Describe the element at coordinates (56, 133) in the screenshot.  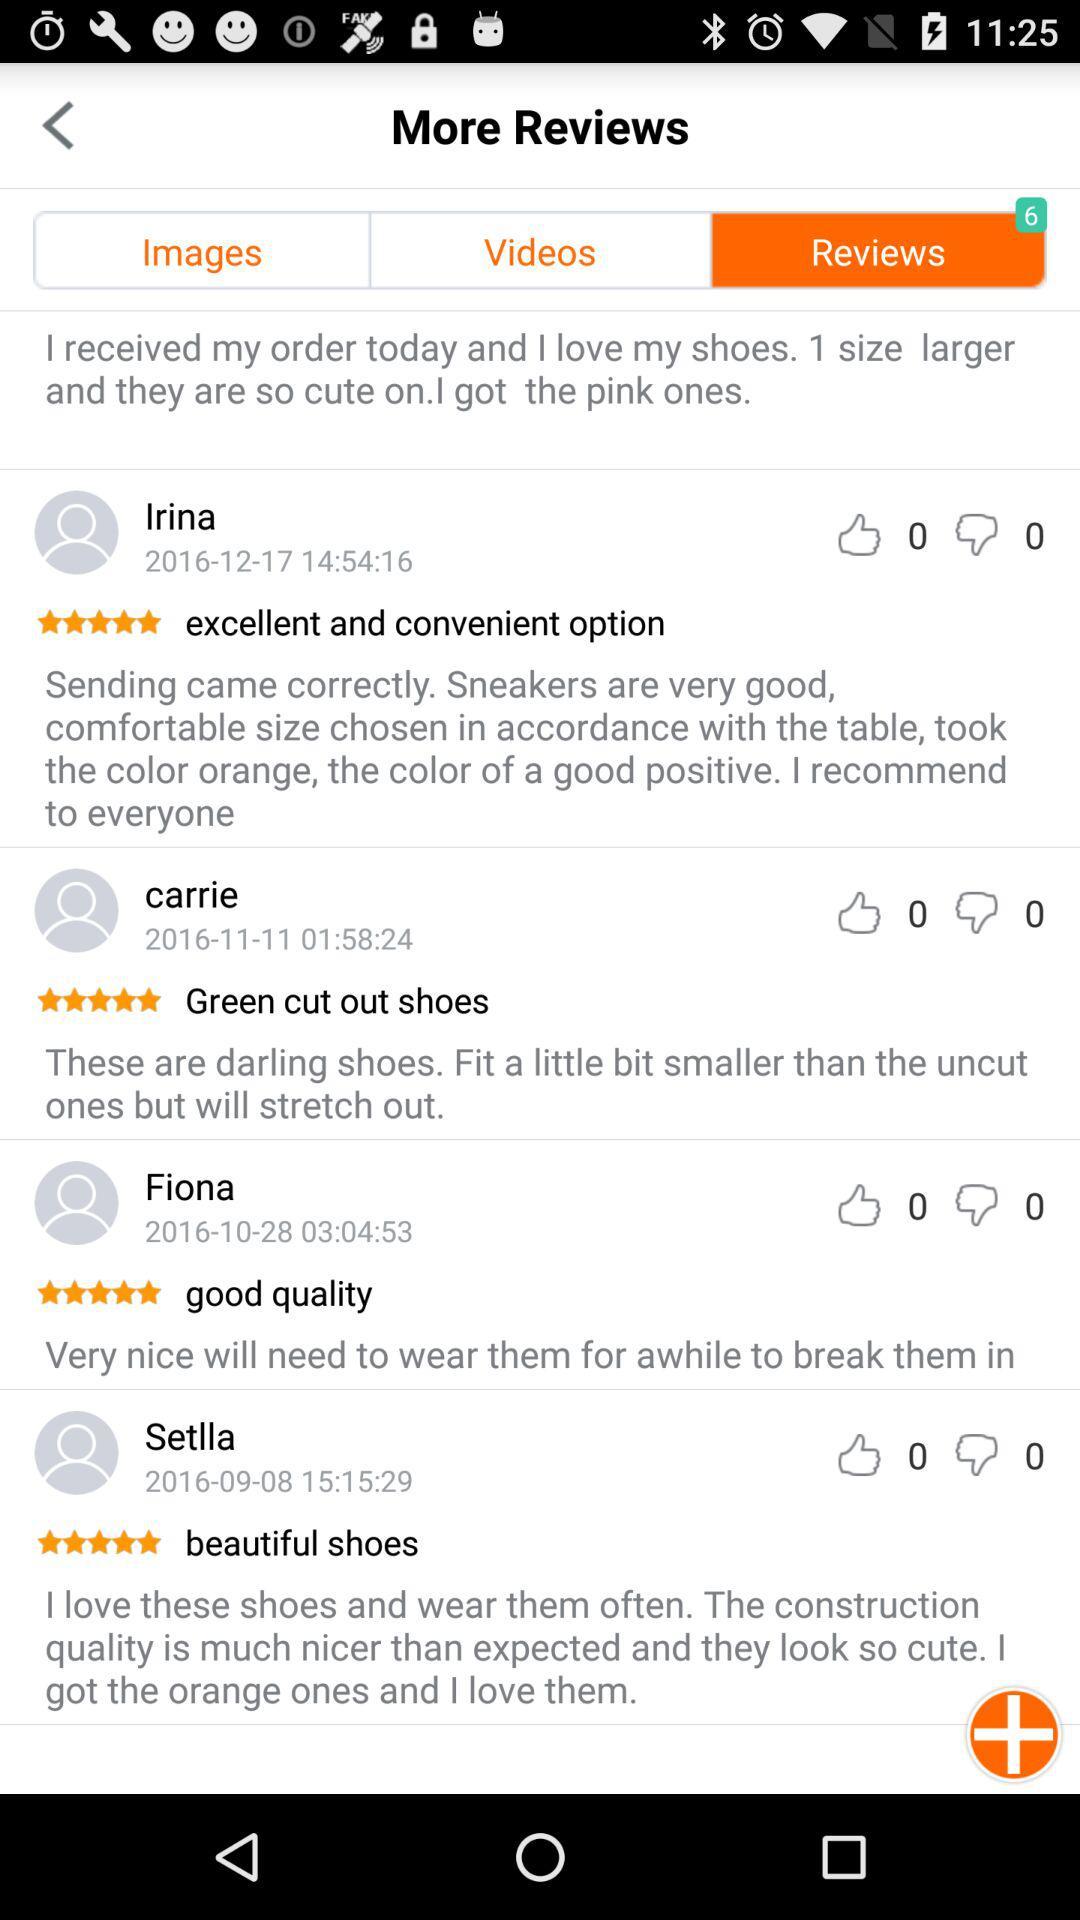
I see `the arrow_backward icon` at that location.